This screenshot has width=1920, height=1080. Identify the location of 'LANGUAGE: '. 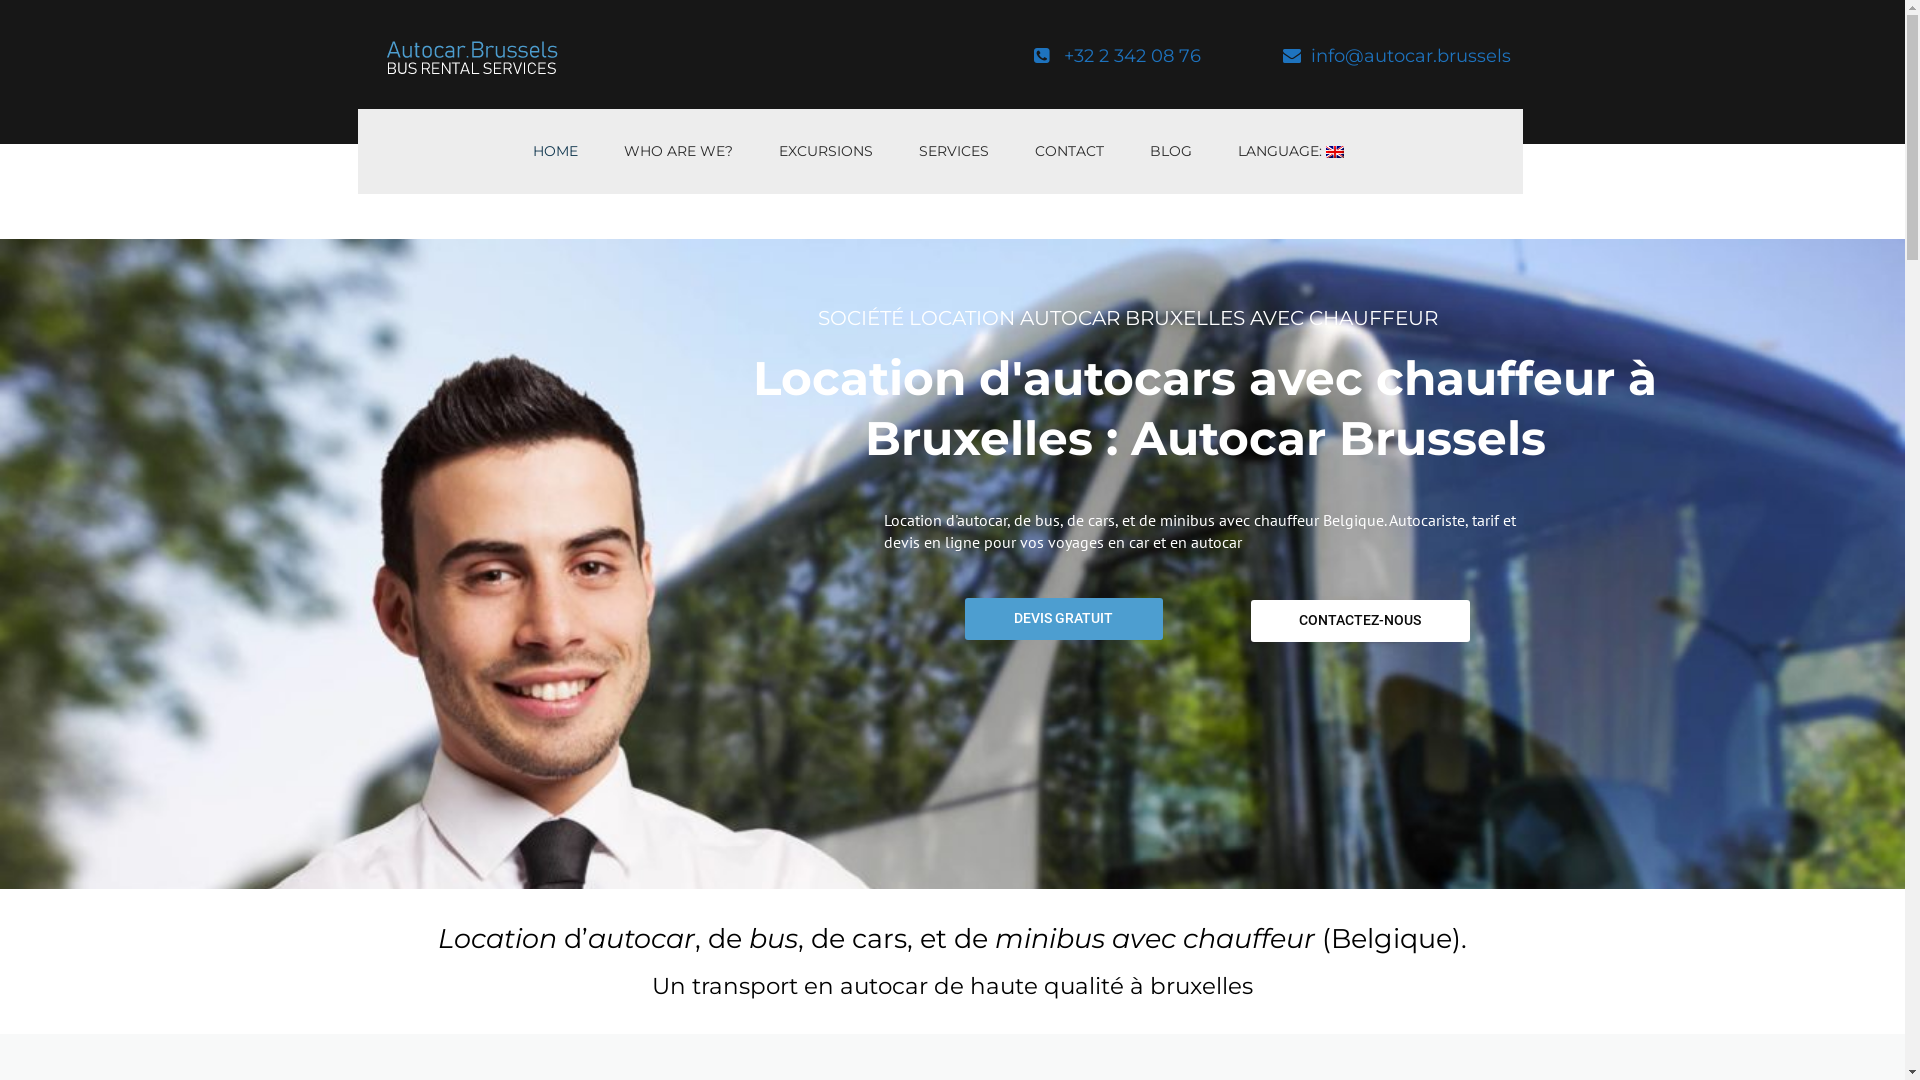
(1290, 150).